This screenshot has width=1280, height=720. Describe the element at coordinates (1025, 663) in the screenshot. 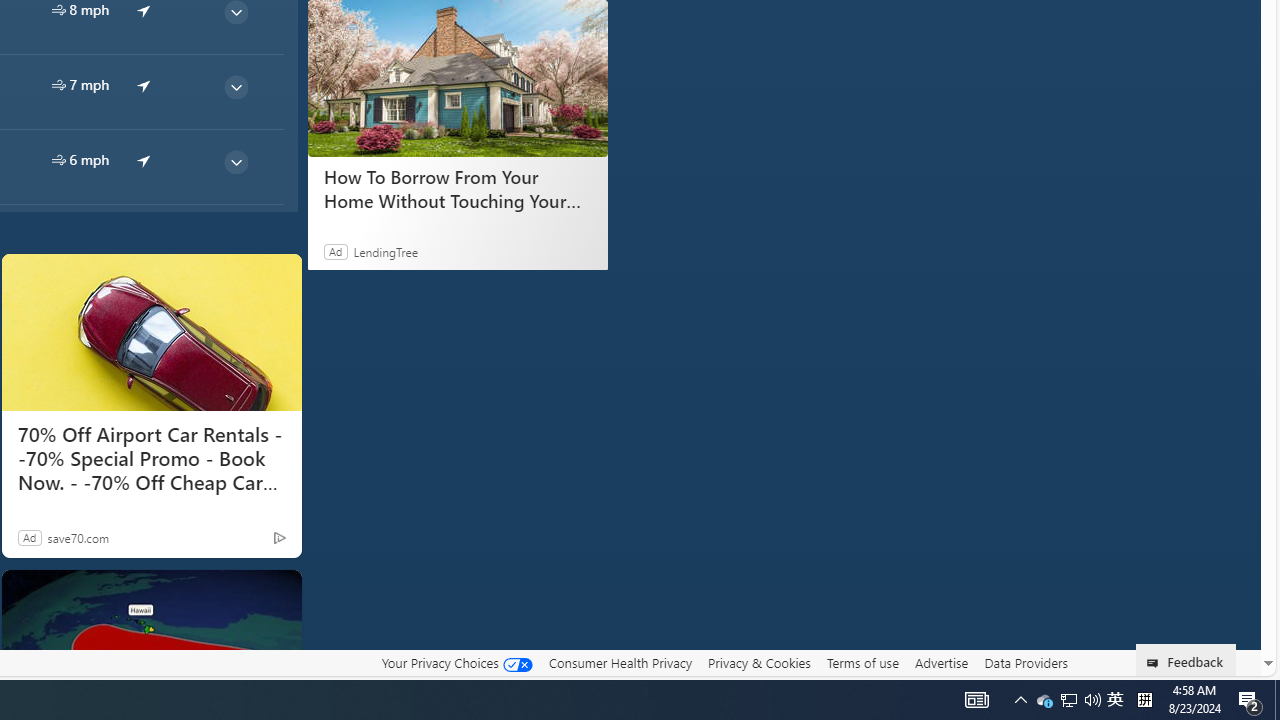

I see `'Data Providers'` at that location.